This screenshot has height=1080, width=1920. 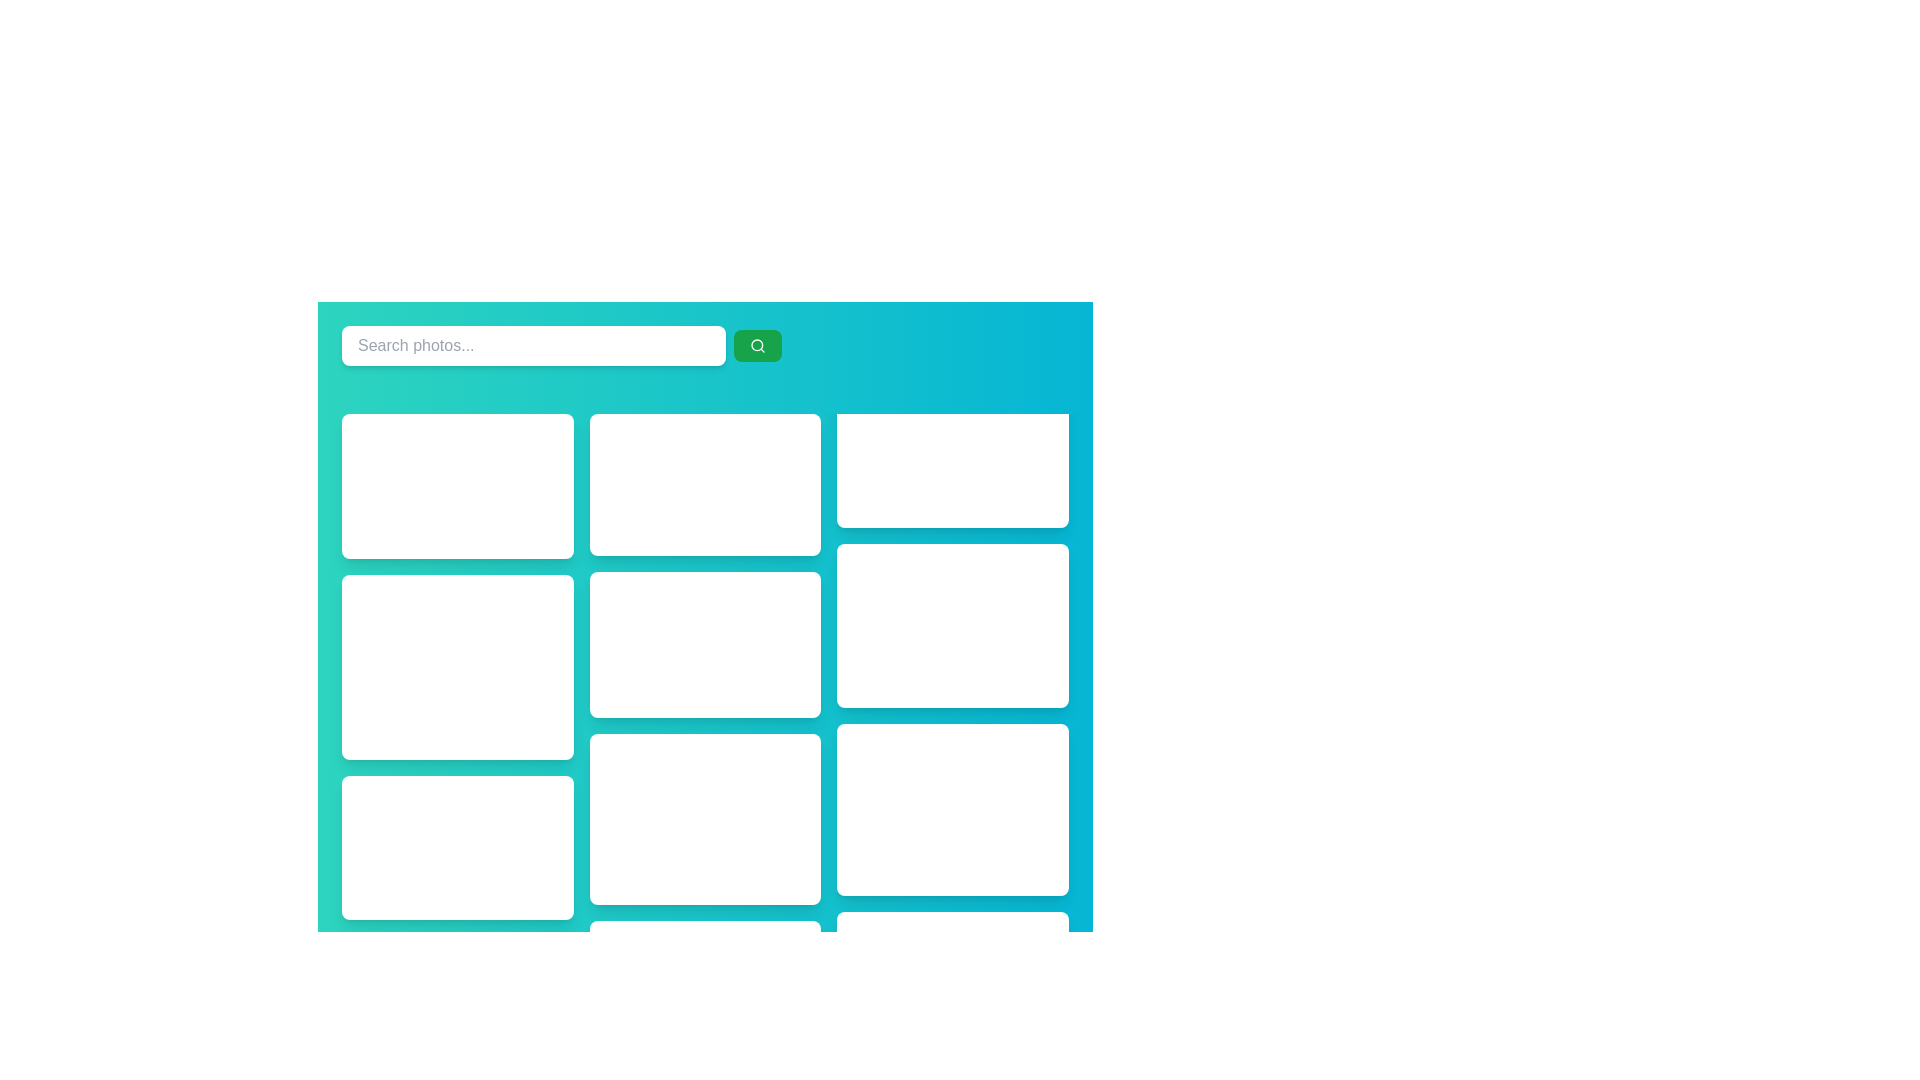 What do you see at coordinates (456, 667) in the screenshot?
I see `the clickable image tile located in the second column of the second row of the grid layout` at bounding box center [456, 667].